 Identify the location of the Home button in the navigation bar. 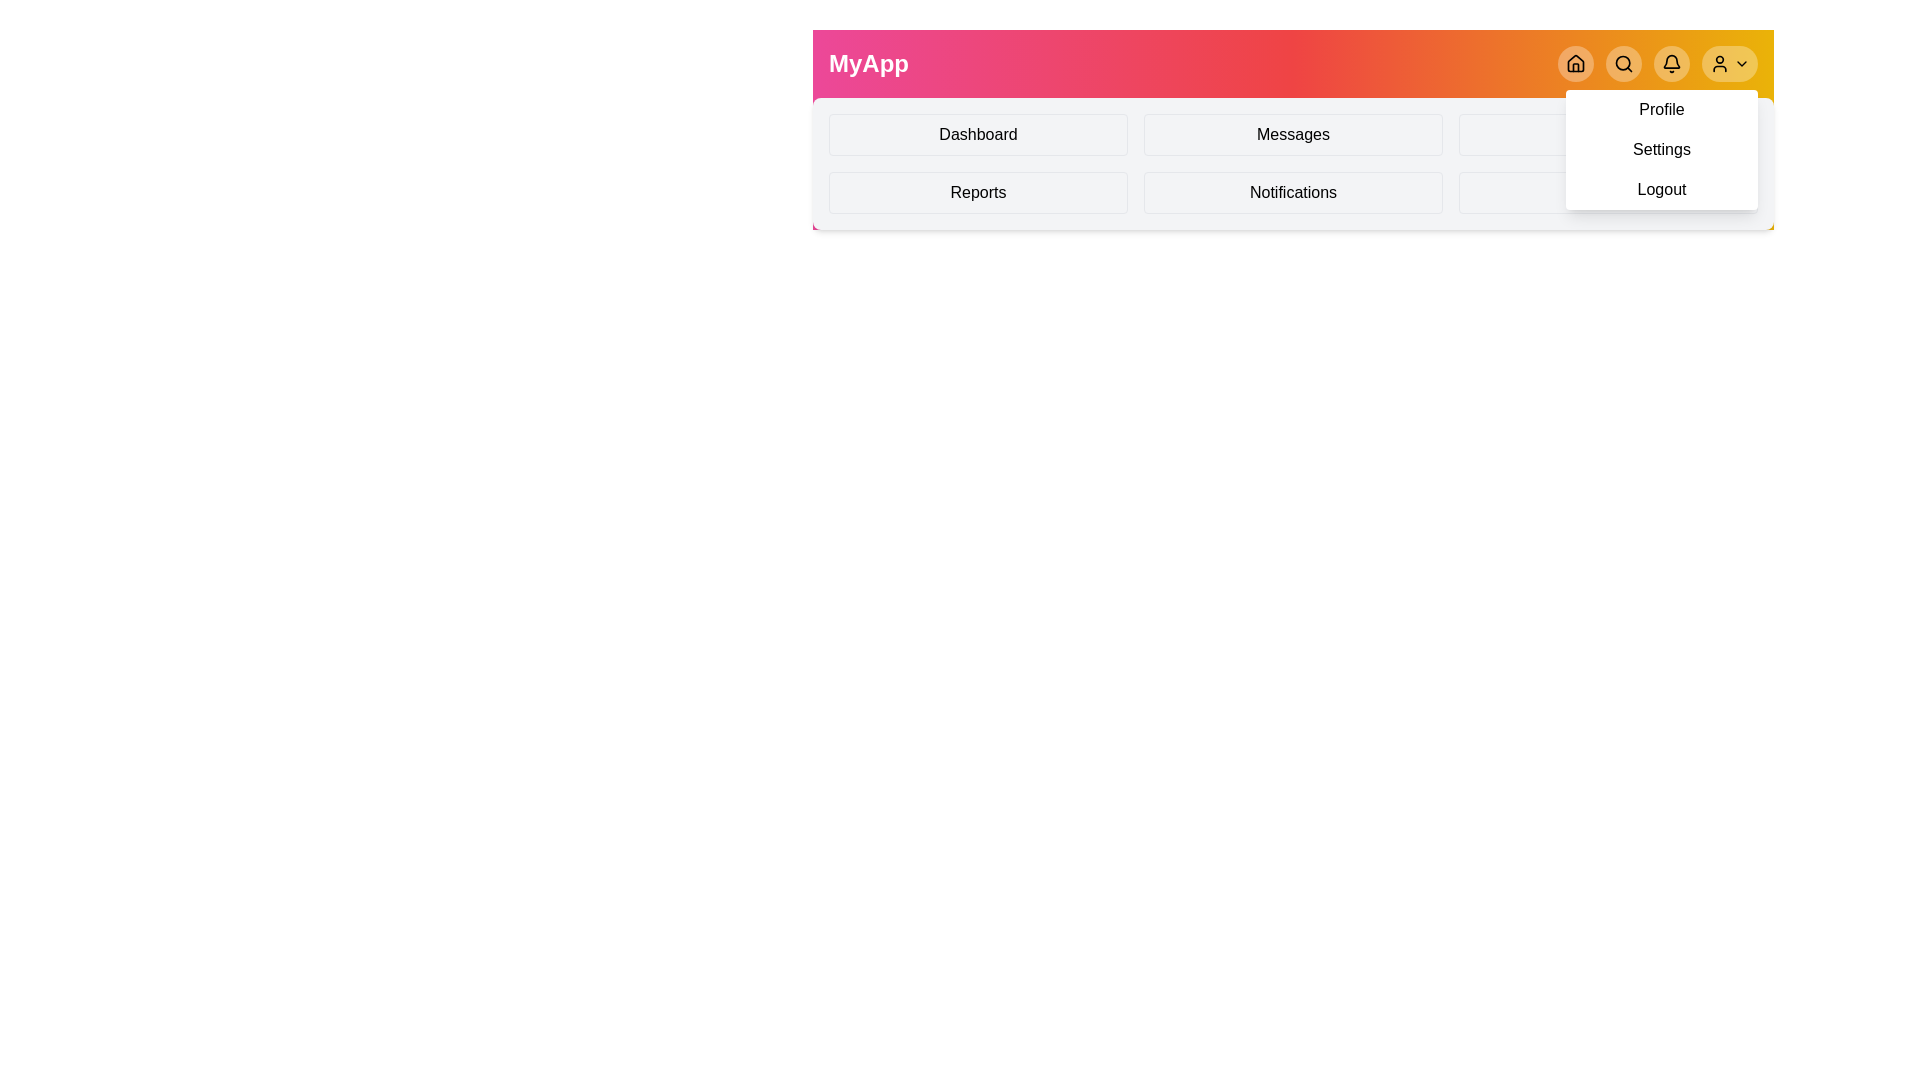
(1574, 63).